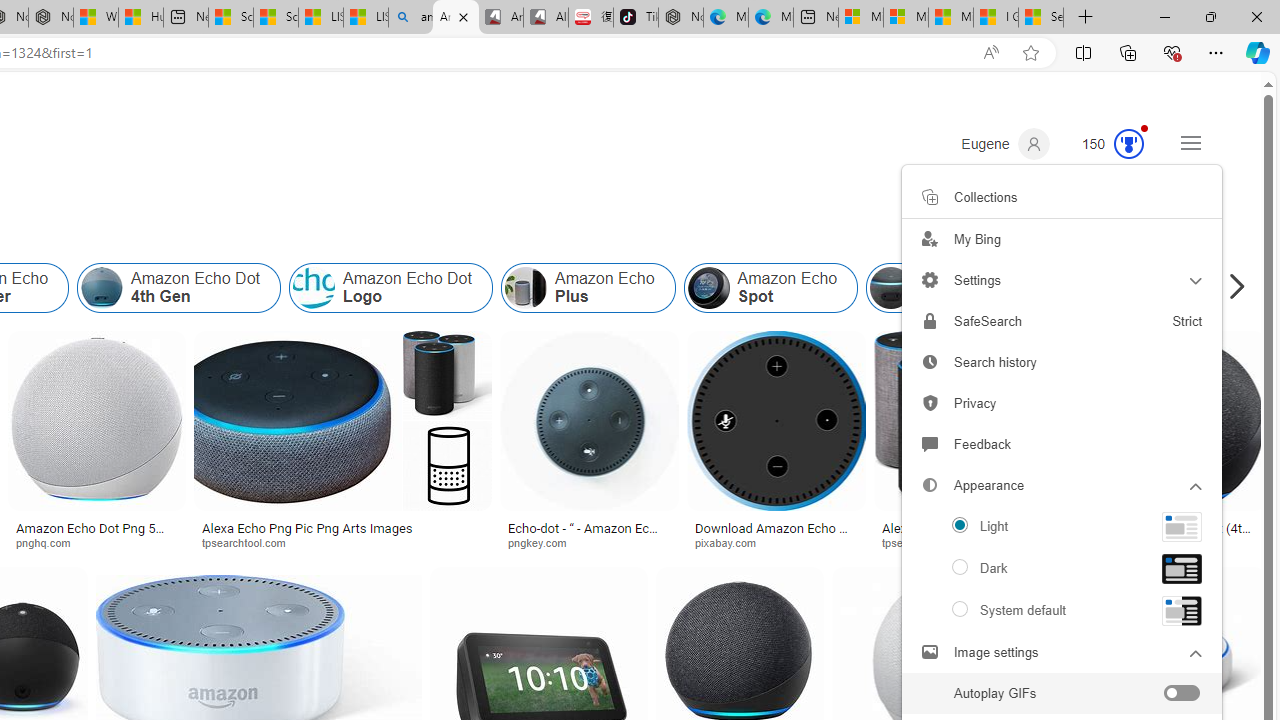  What do you see at coordinates (1191, 141) in the screenshot?
I see `'Settings and quick links'` at bounding box center [1191, 141].